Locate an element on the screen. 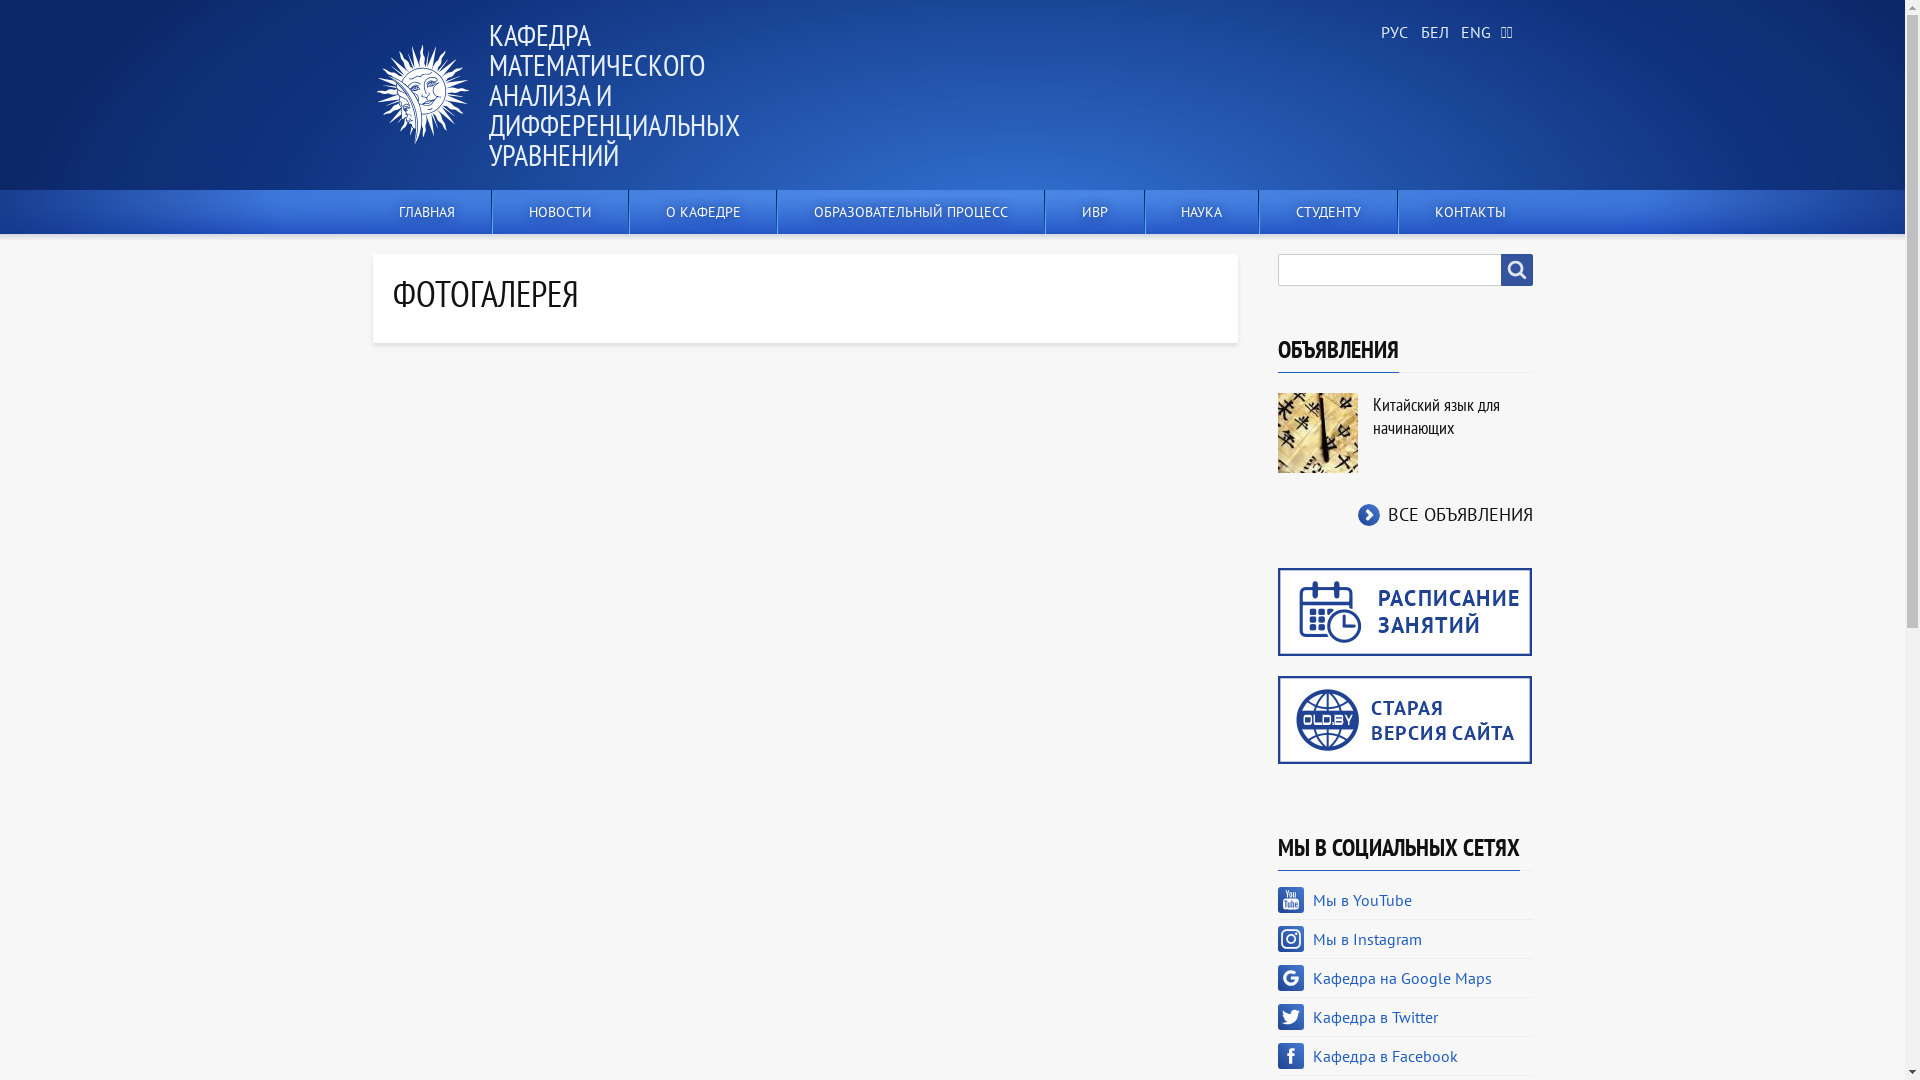  'Belarusian' is located at coordinates (1430, 33).